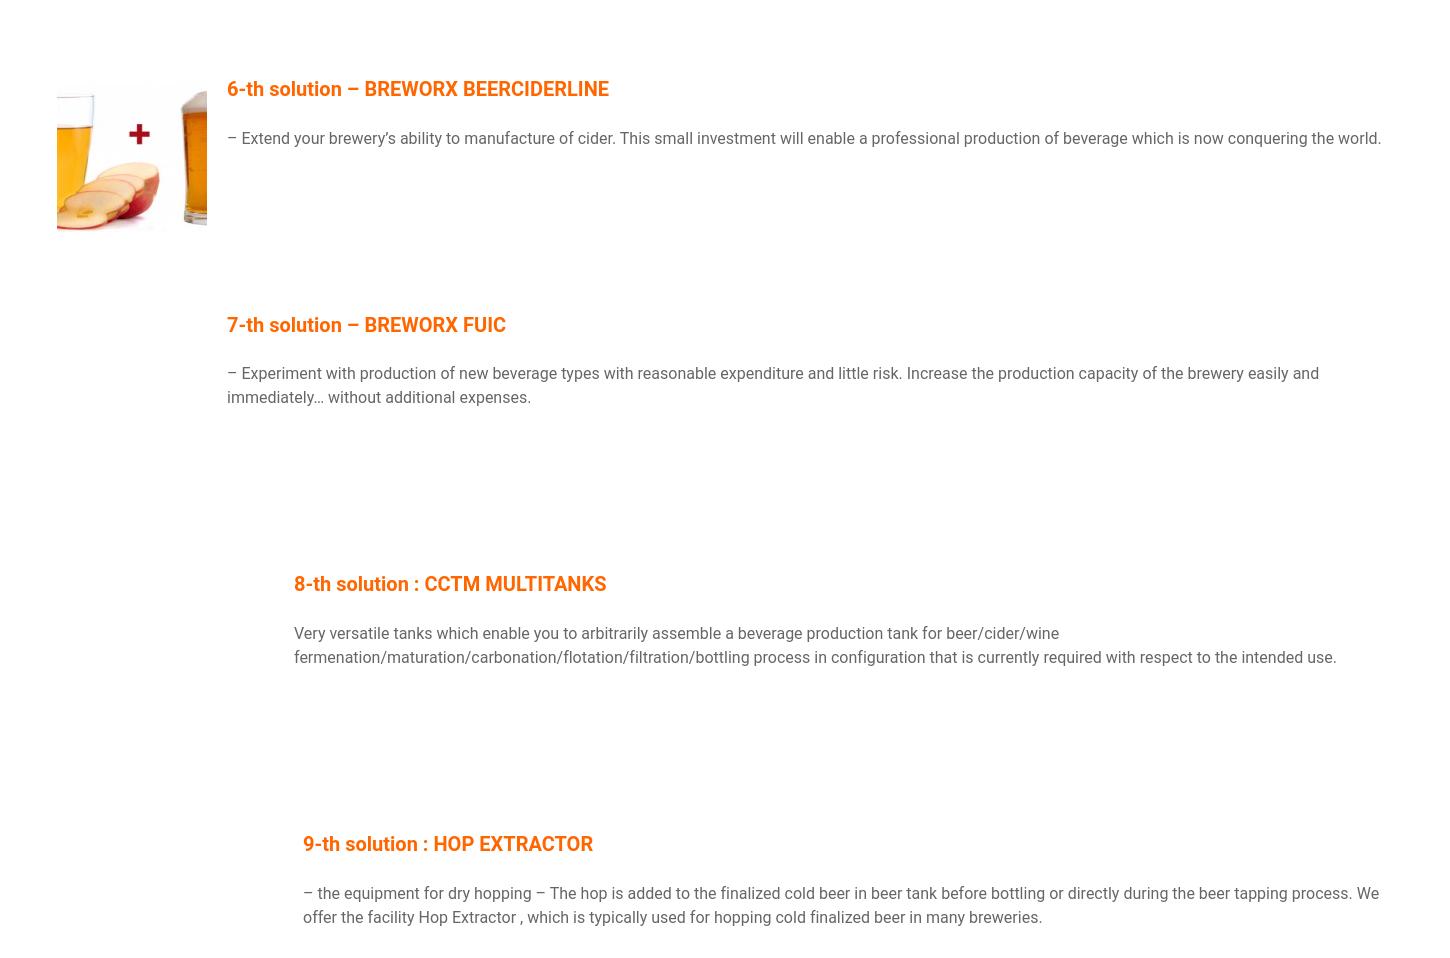  What do you see at coordinates (780, 916) in the screenshot?
I see `', which is typically used for hopping cold finalized beer in many breweries.'` at bounding box center [780, 916].